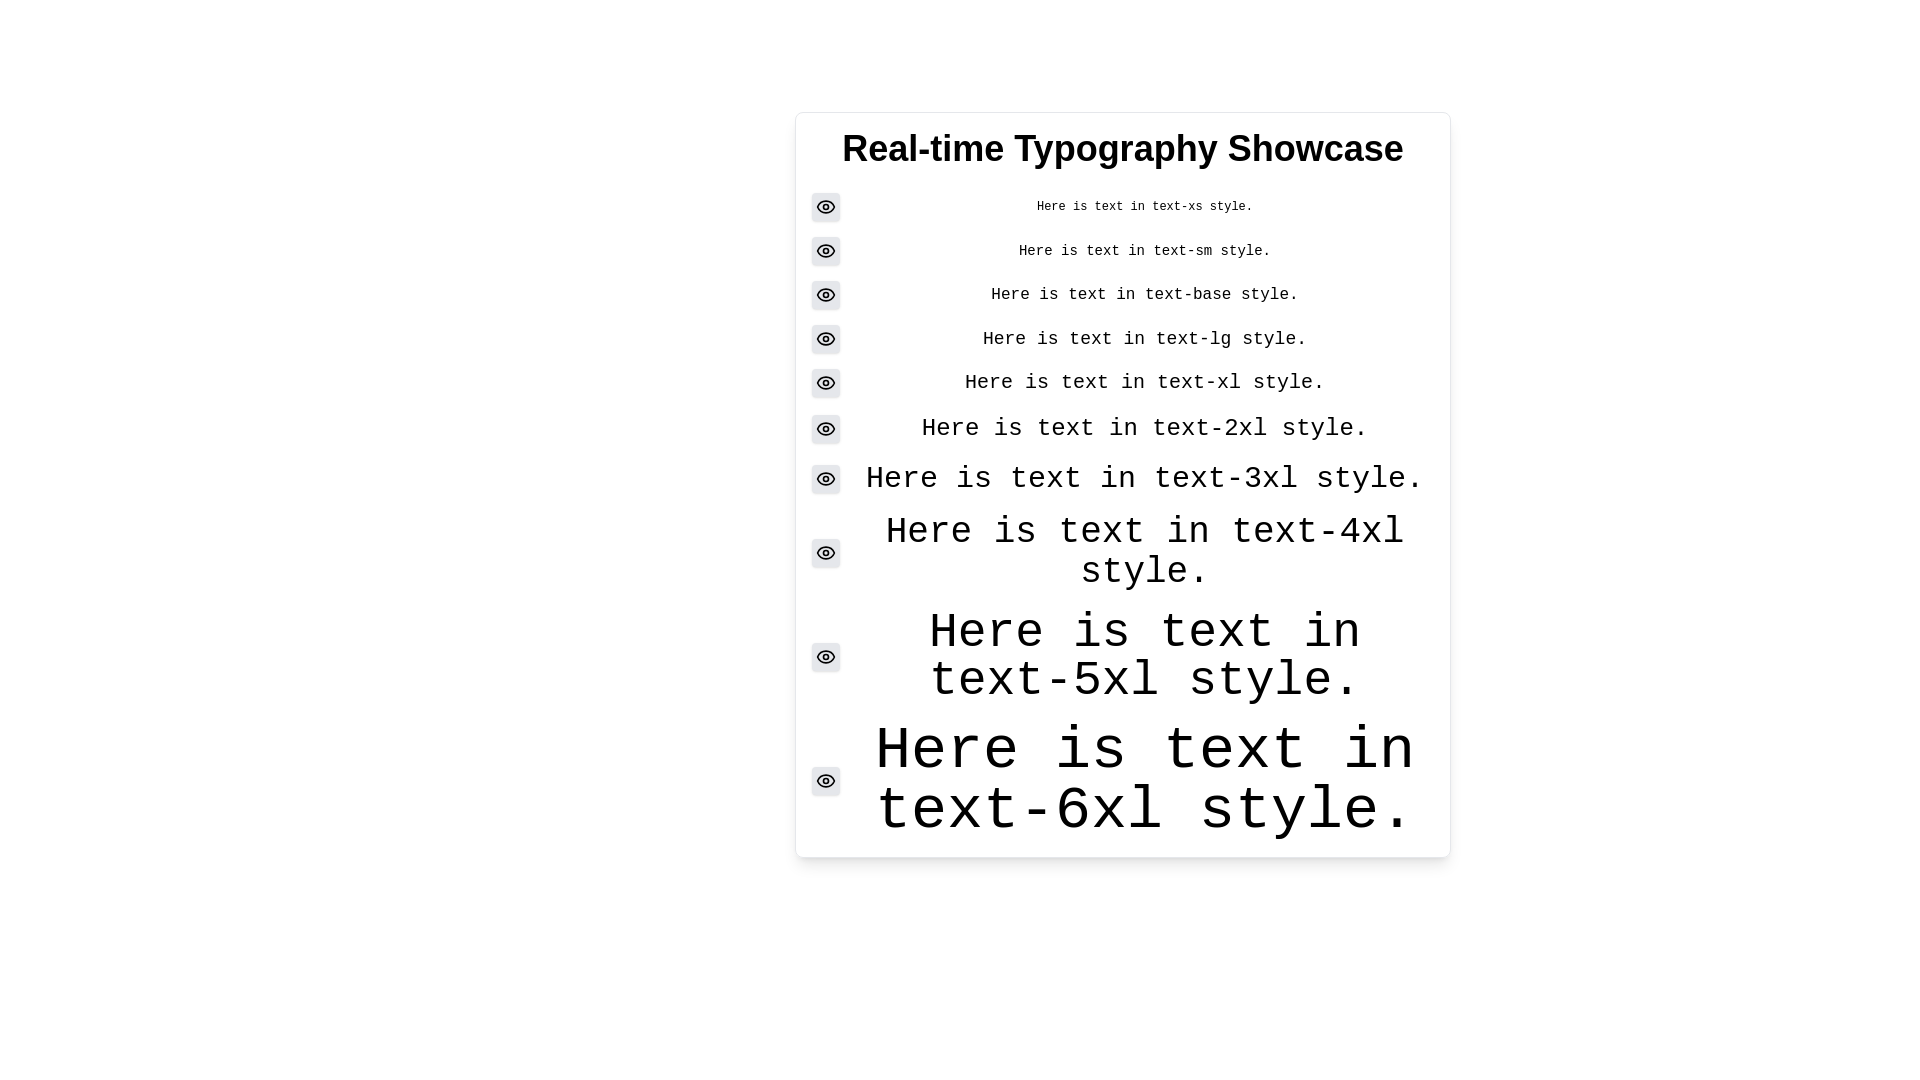  Describe the element at coordinates (825, 338) in the screenshot. I see `the rounded button with a gray background and an eye-shaped icon` at that location.